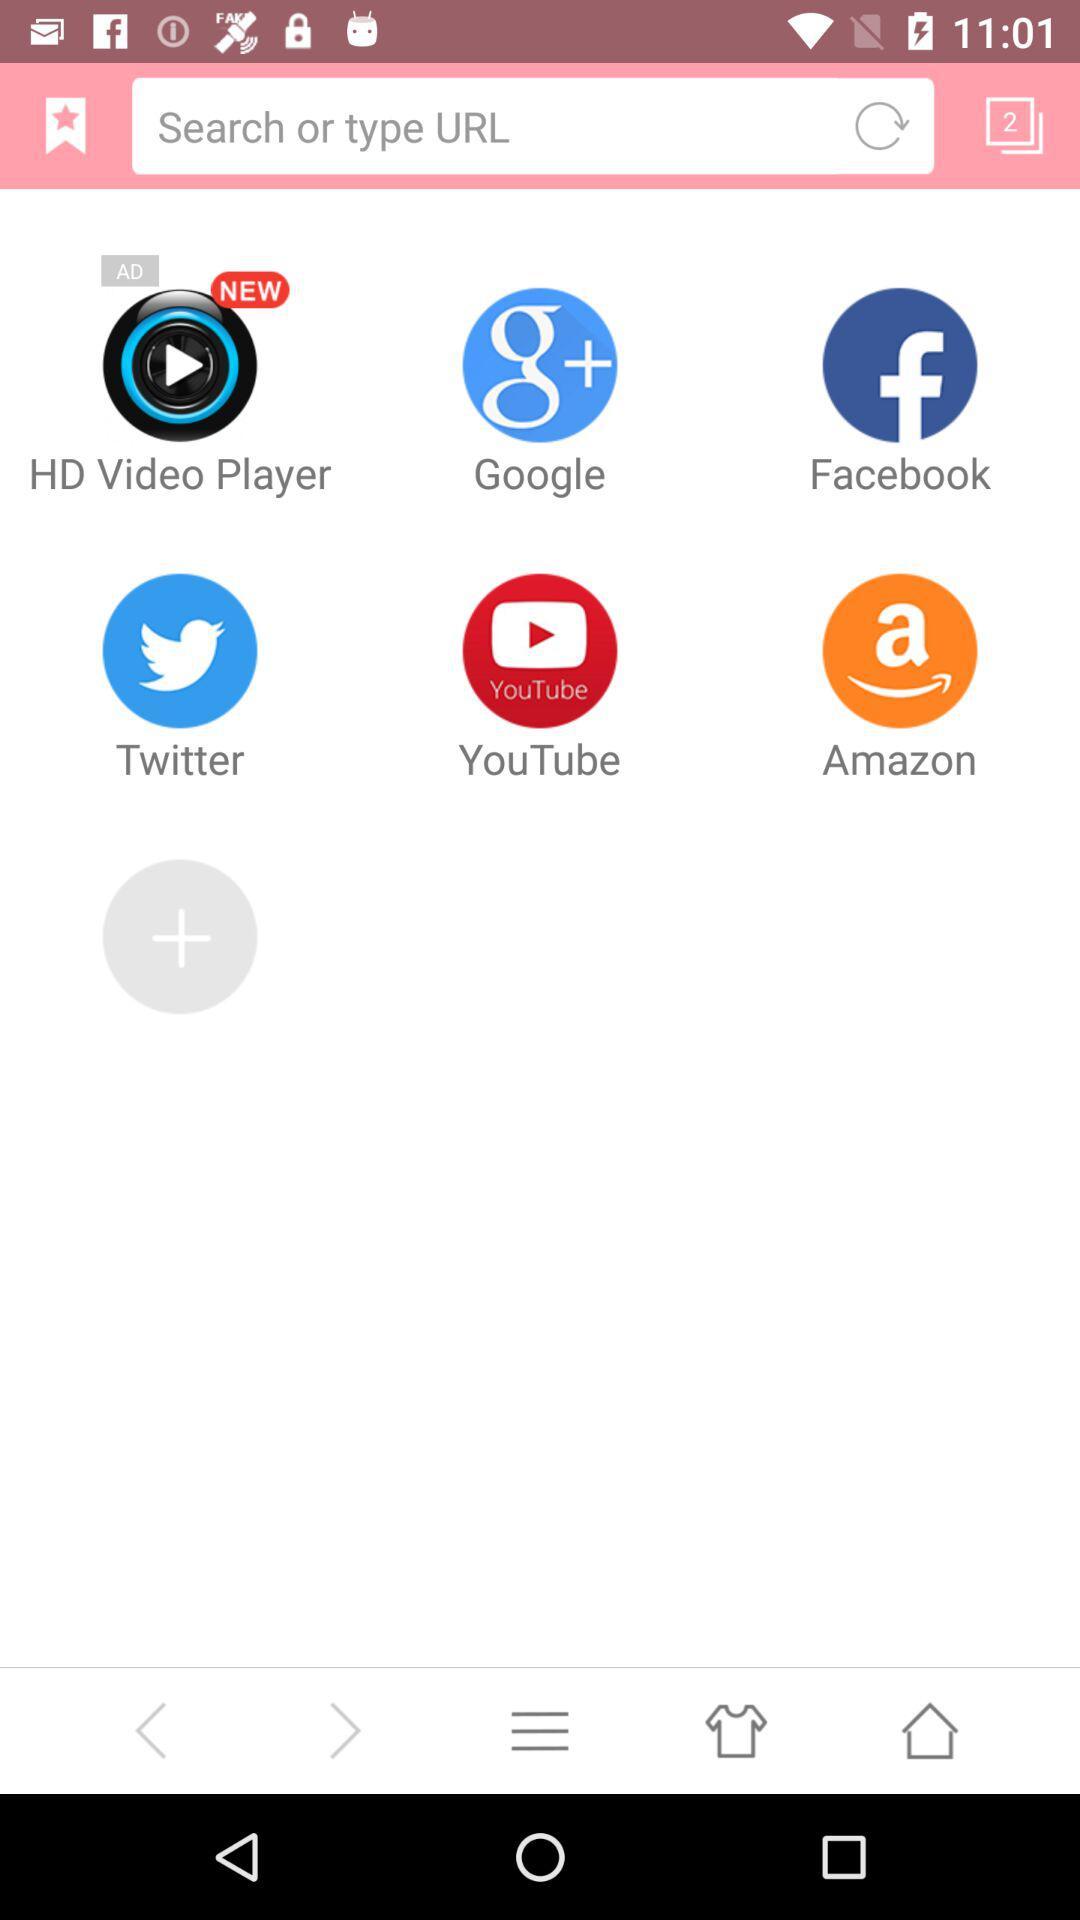  What do you see at coordinates (64, 124) in the screenshot?
I see `bookmark` at bounding box center [64, 124].